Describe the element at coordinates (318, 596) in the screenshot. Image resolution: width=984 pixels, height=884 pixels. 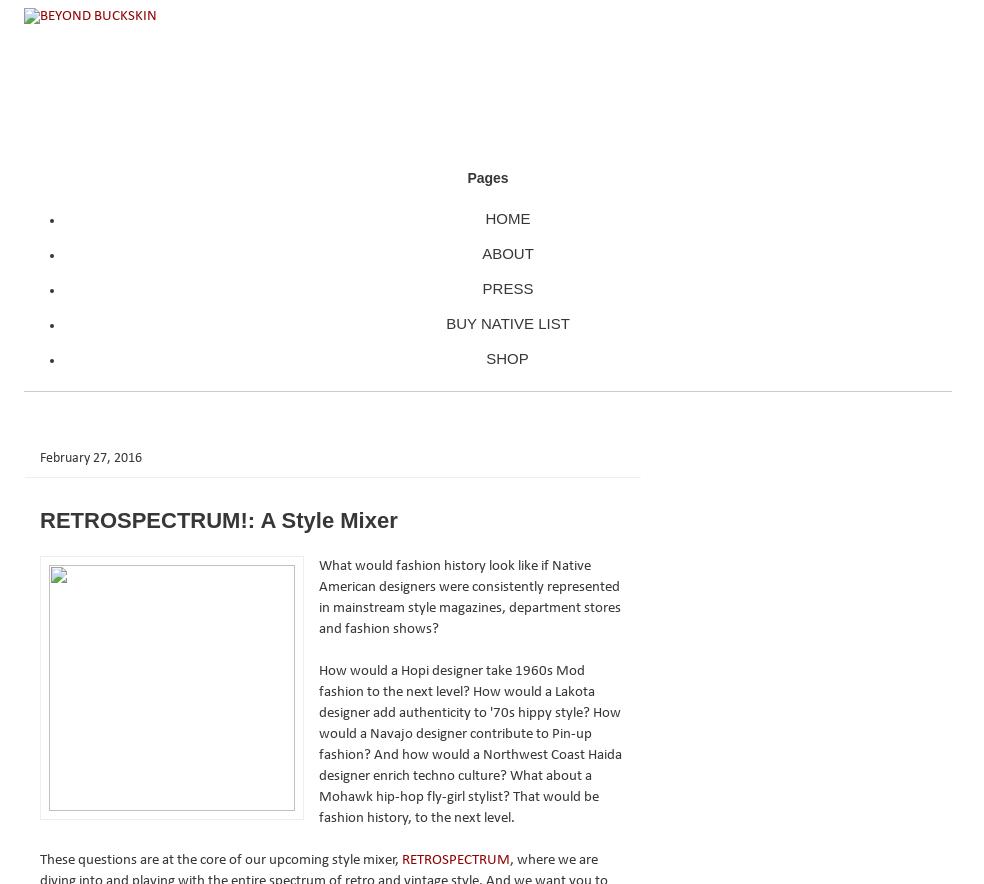
I see `'What would fashion history look like if Native American designers were consistently represented in mainstream style magazines, department stores and fashion shows?'` at that location.